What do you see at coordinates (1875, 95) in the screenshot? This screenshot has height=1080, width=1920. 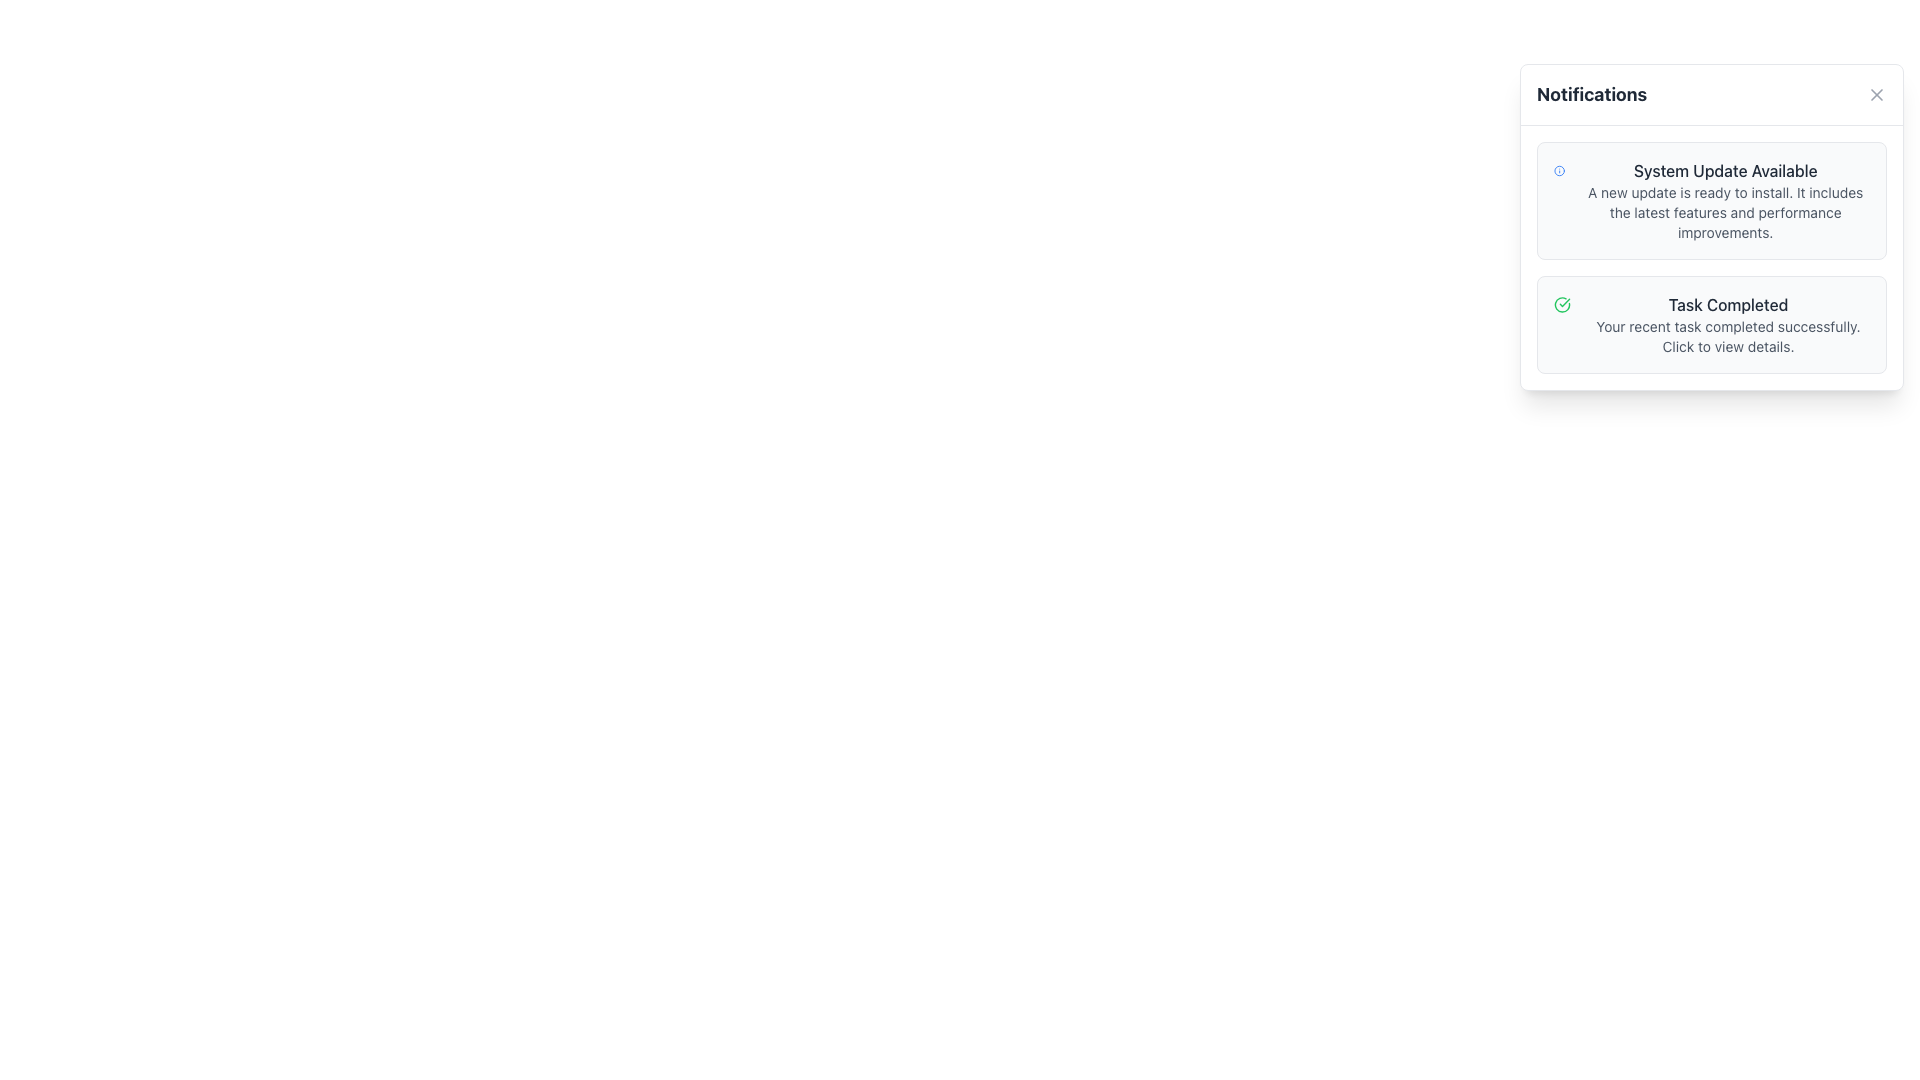 I see `the 'X' close icon within the SVG element located at the top right corner of the notification panel` at bounding box center [1875, 95].